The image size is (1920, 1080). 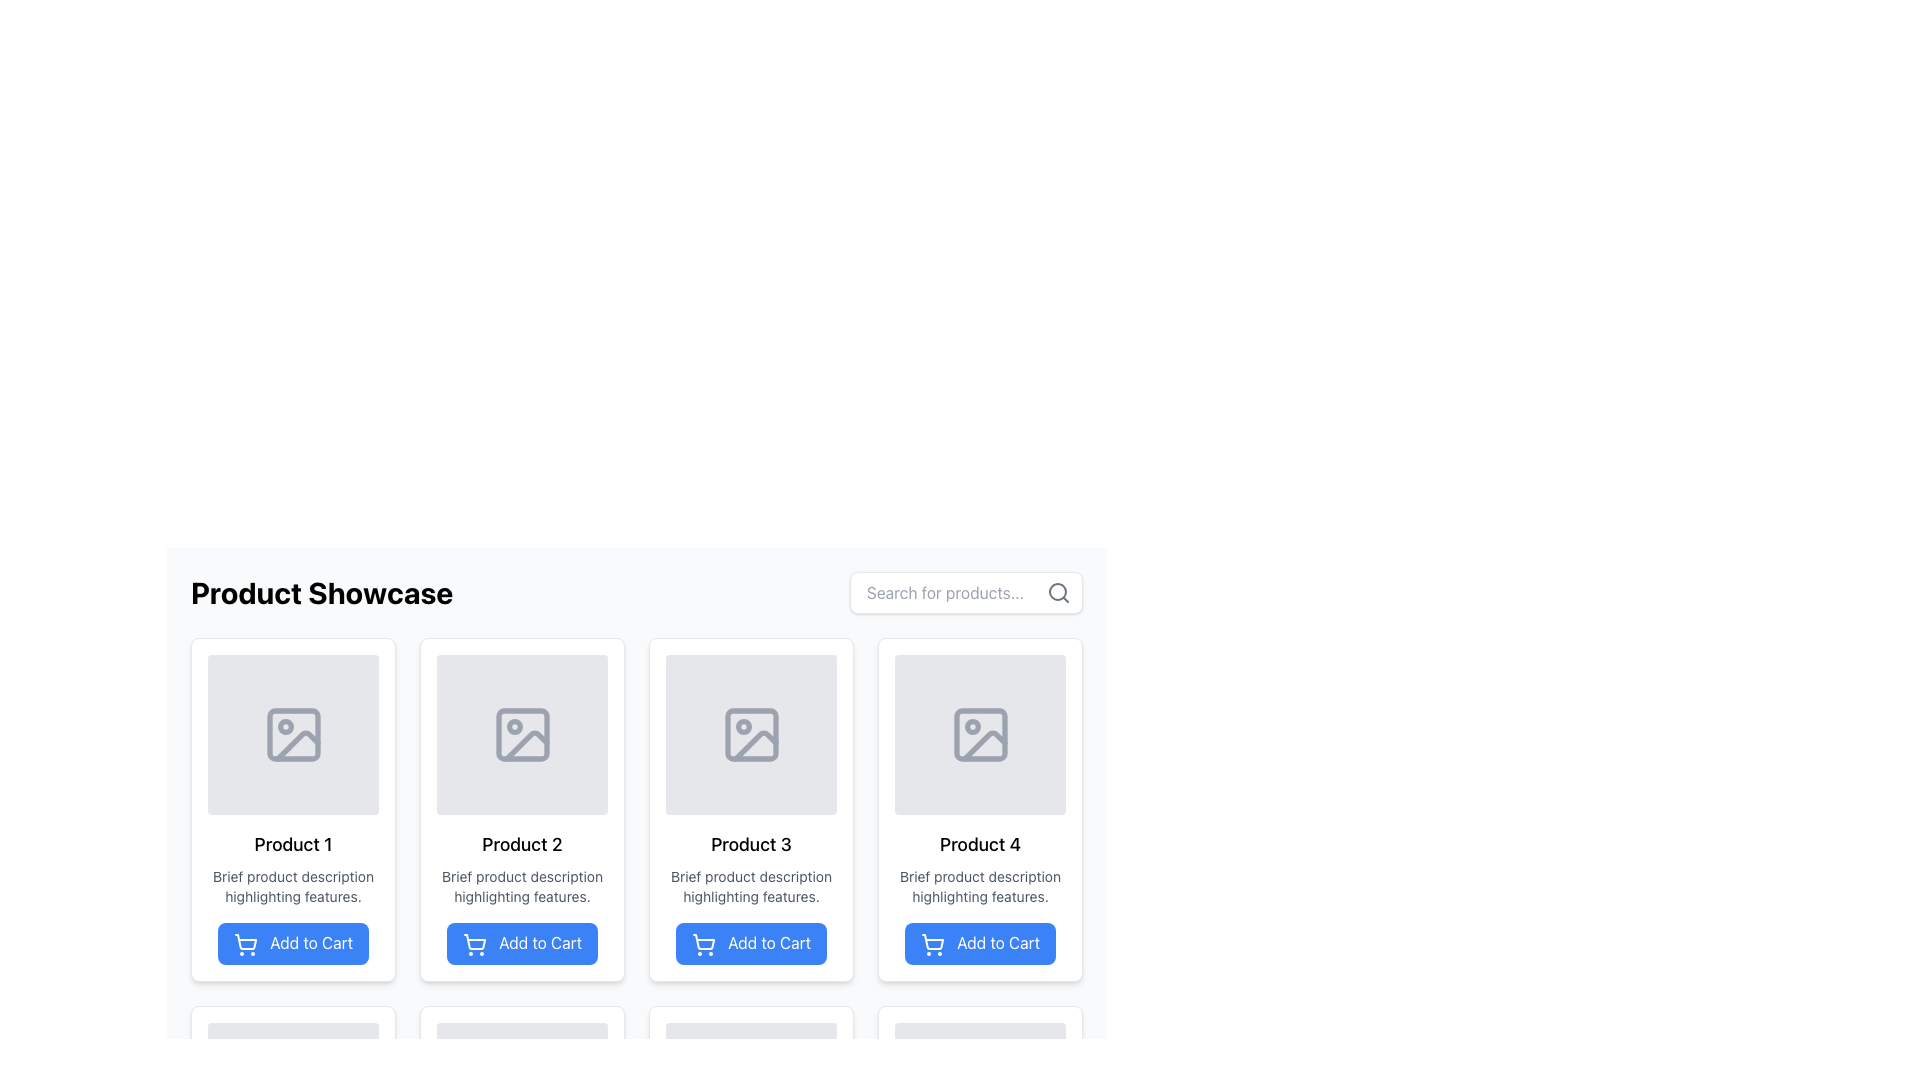 What do you see at coordinates (292, 943) in the screenshot?
I see `the 'Add to Cart' button for Product 1, located beneath the product description in the first product card on the left side of the grid layout` at bounding box center [292, 943].